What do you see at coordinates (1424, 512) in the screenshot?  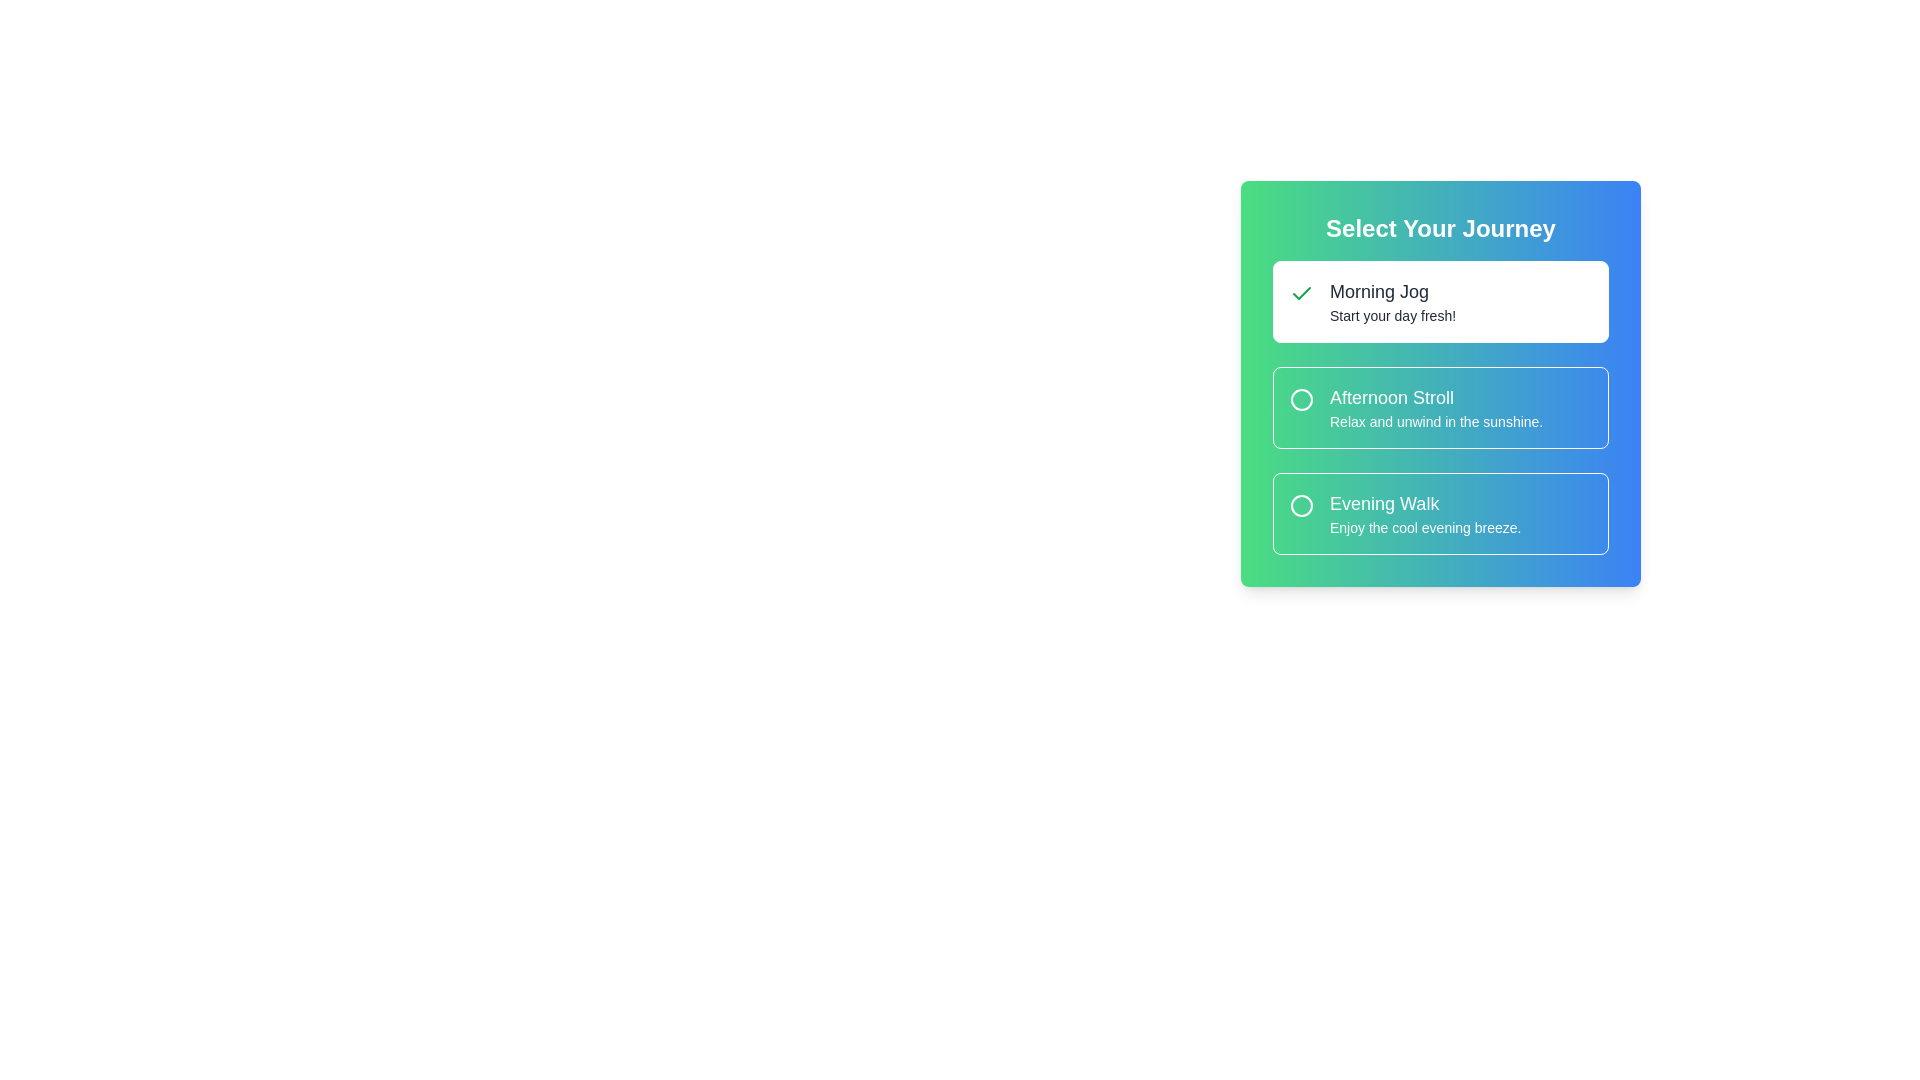 I see `the 'Evening Walk' text label, which describes an option in a vertically arranged list, located below 'Afternoon Stroll'` at bounding box center [1424, 512].